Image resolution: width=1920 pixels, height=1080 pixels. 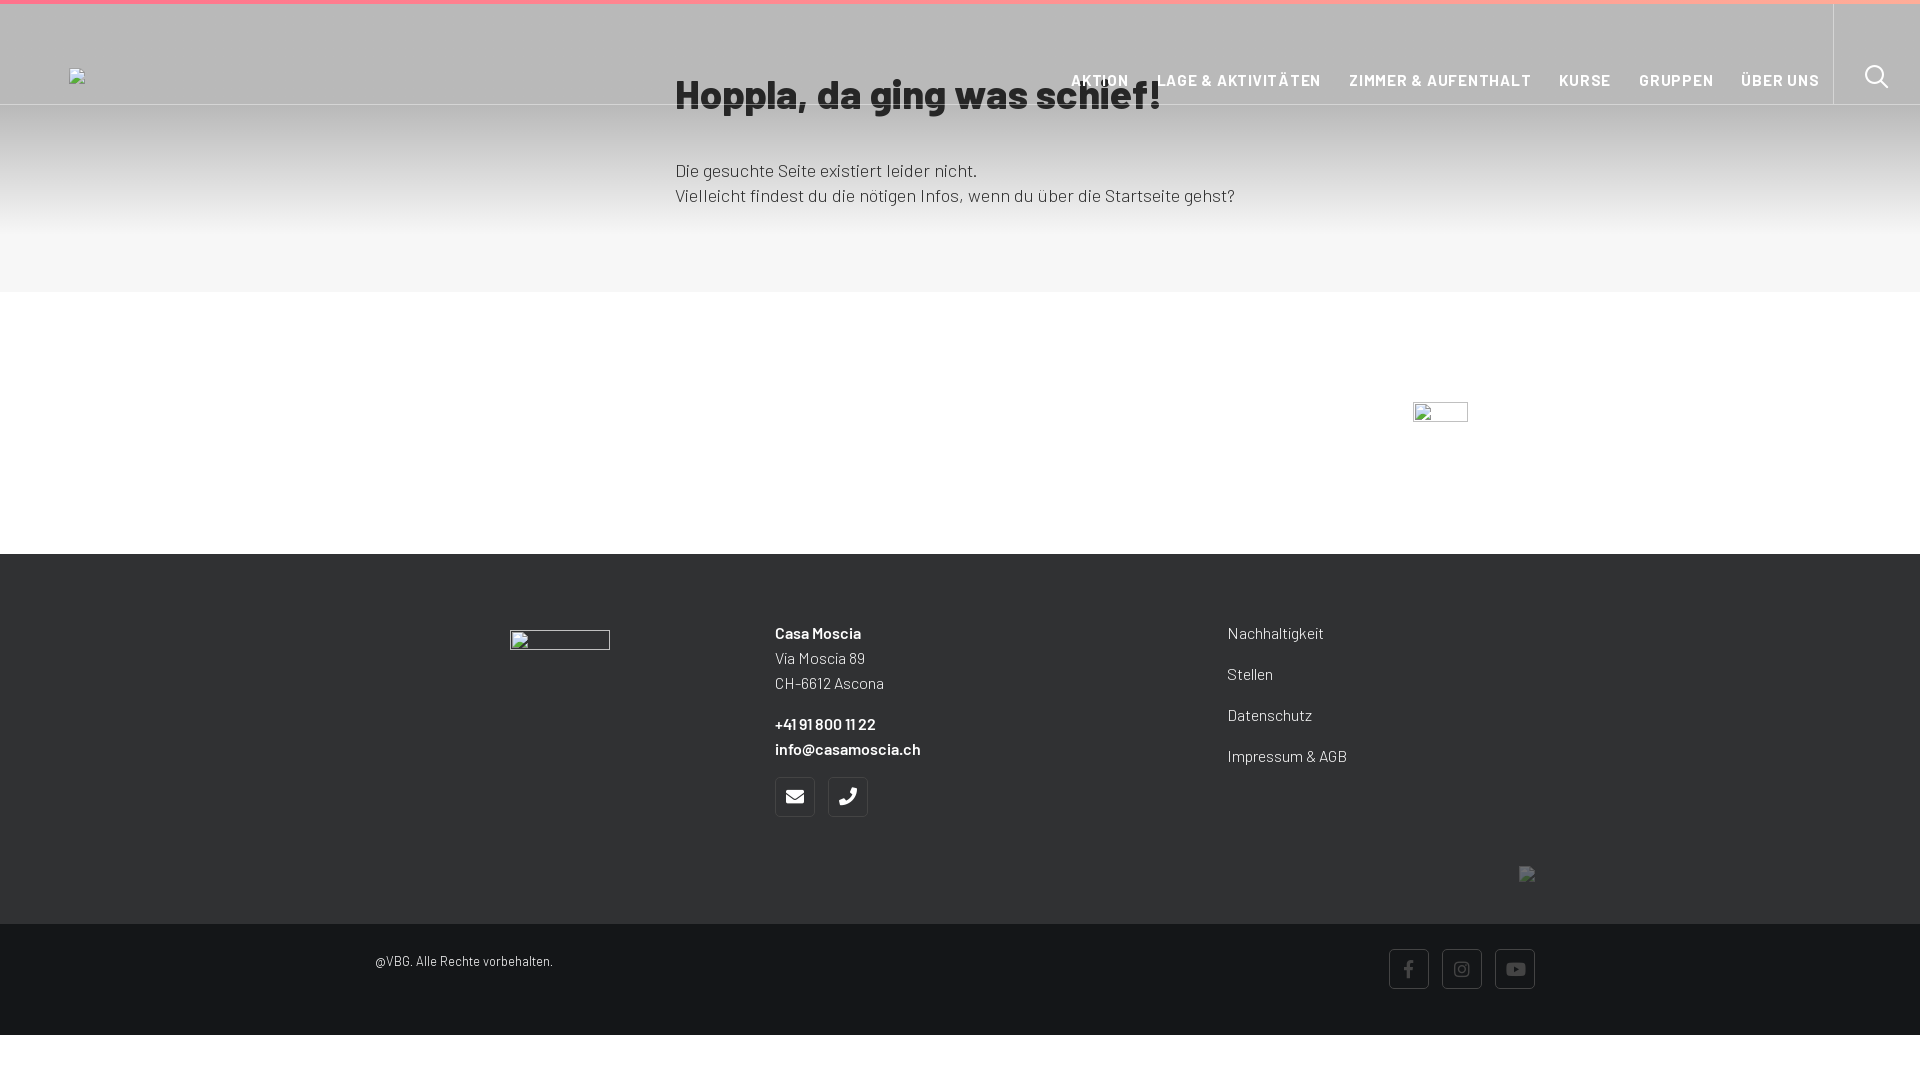 I want to click on 'GRUPPEN', so click(x=1675, y=87).